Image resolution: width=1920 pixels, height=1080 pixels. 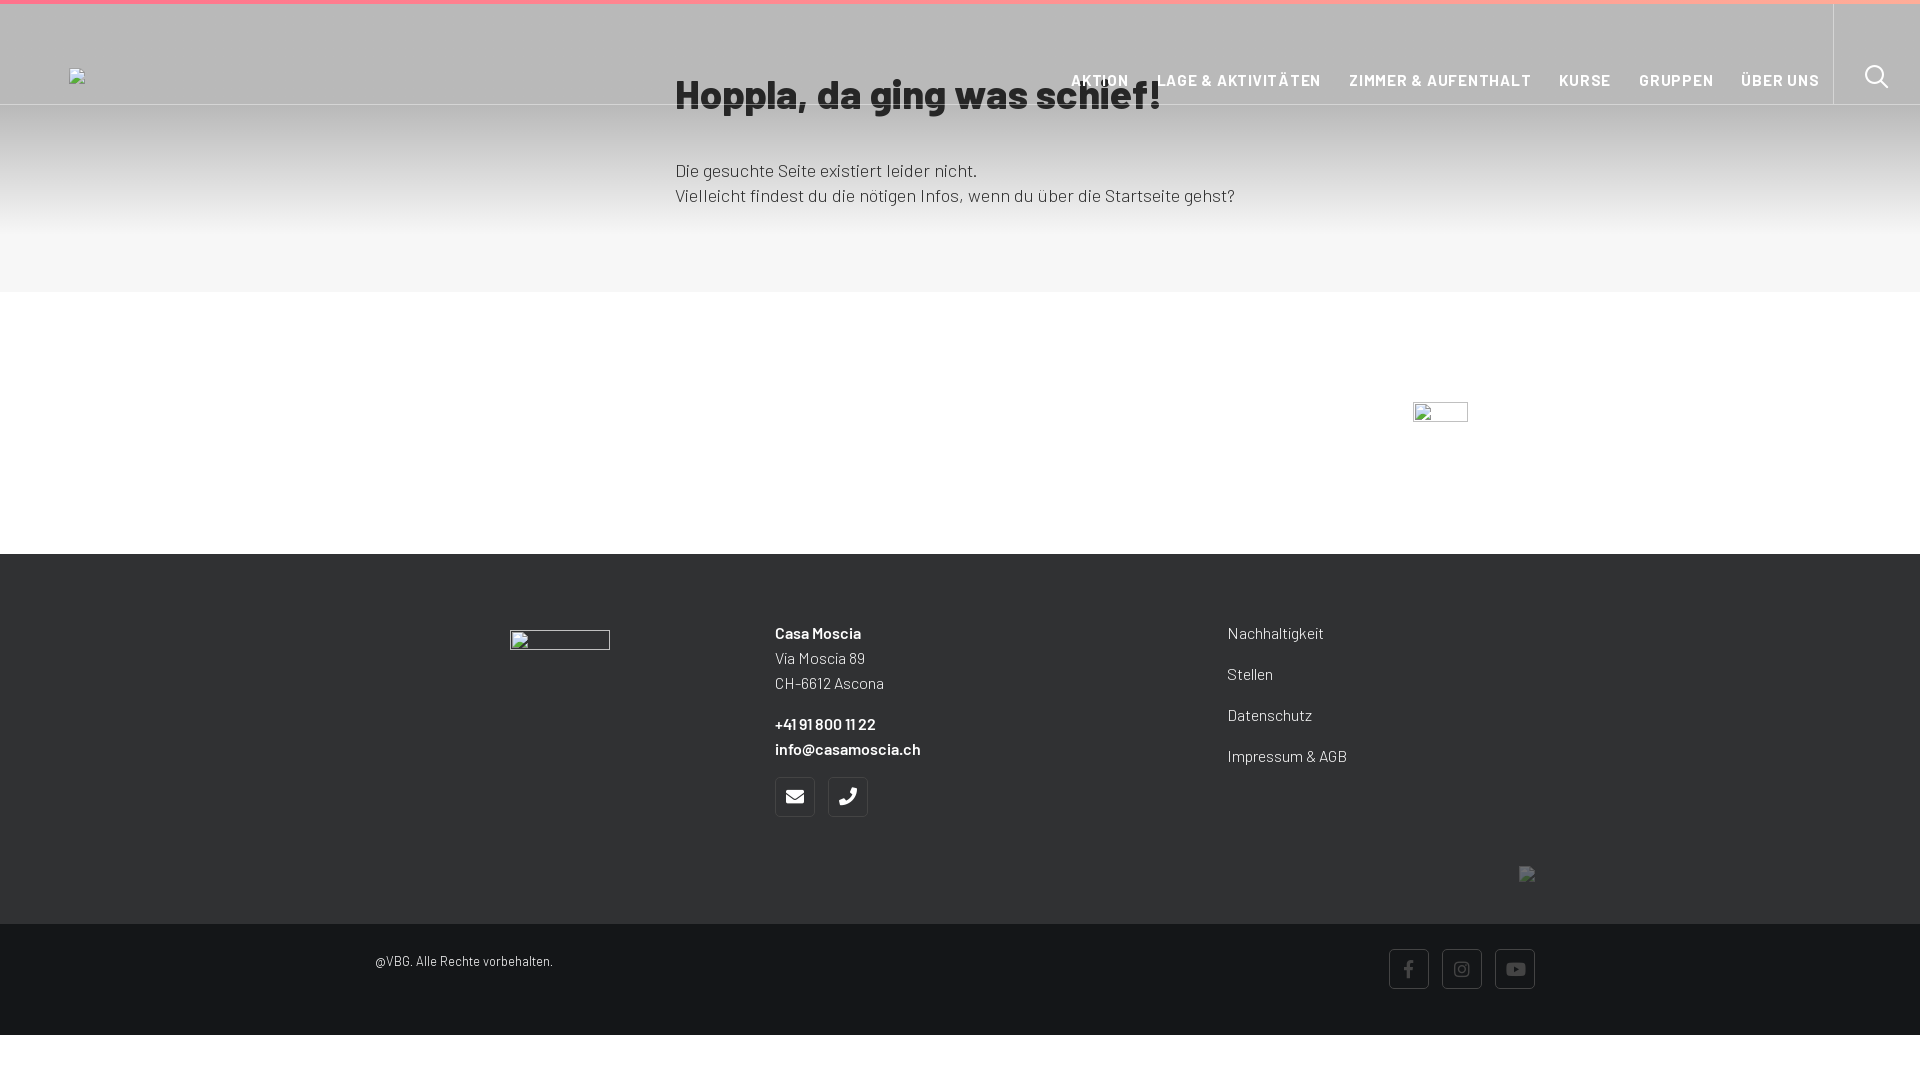 I want to click on 'GRUPPEN', so click(x=1675, y=87).